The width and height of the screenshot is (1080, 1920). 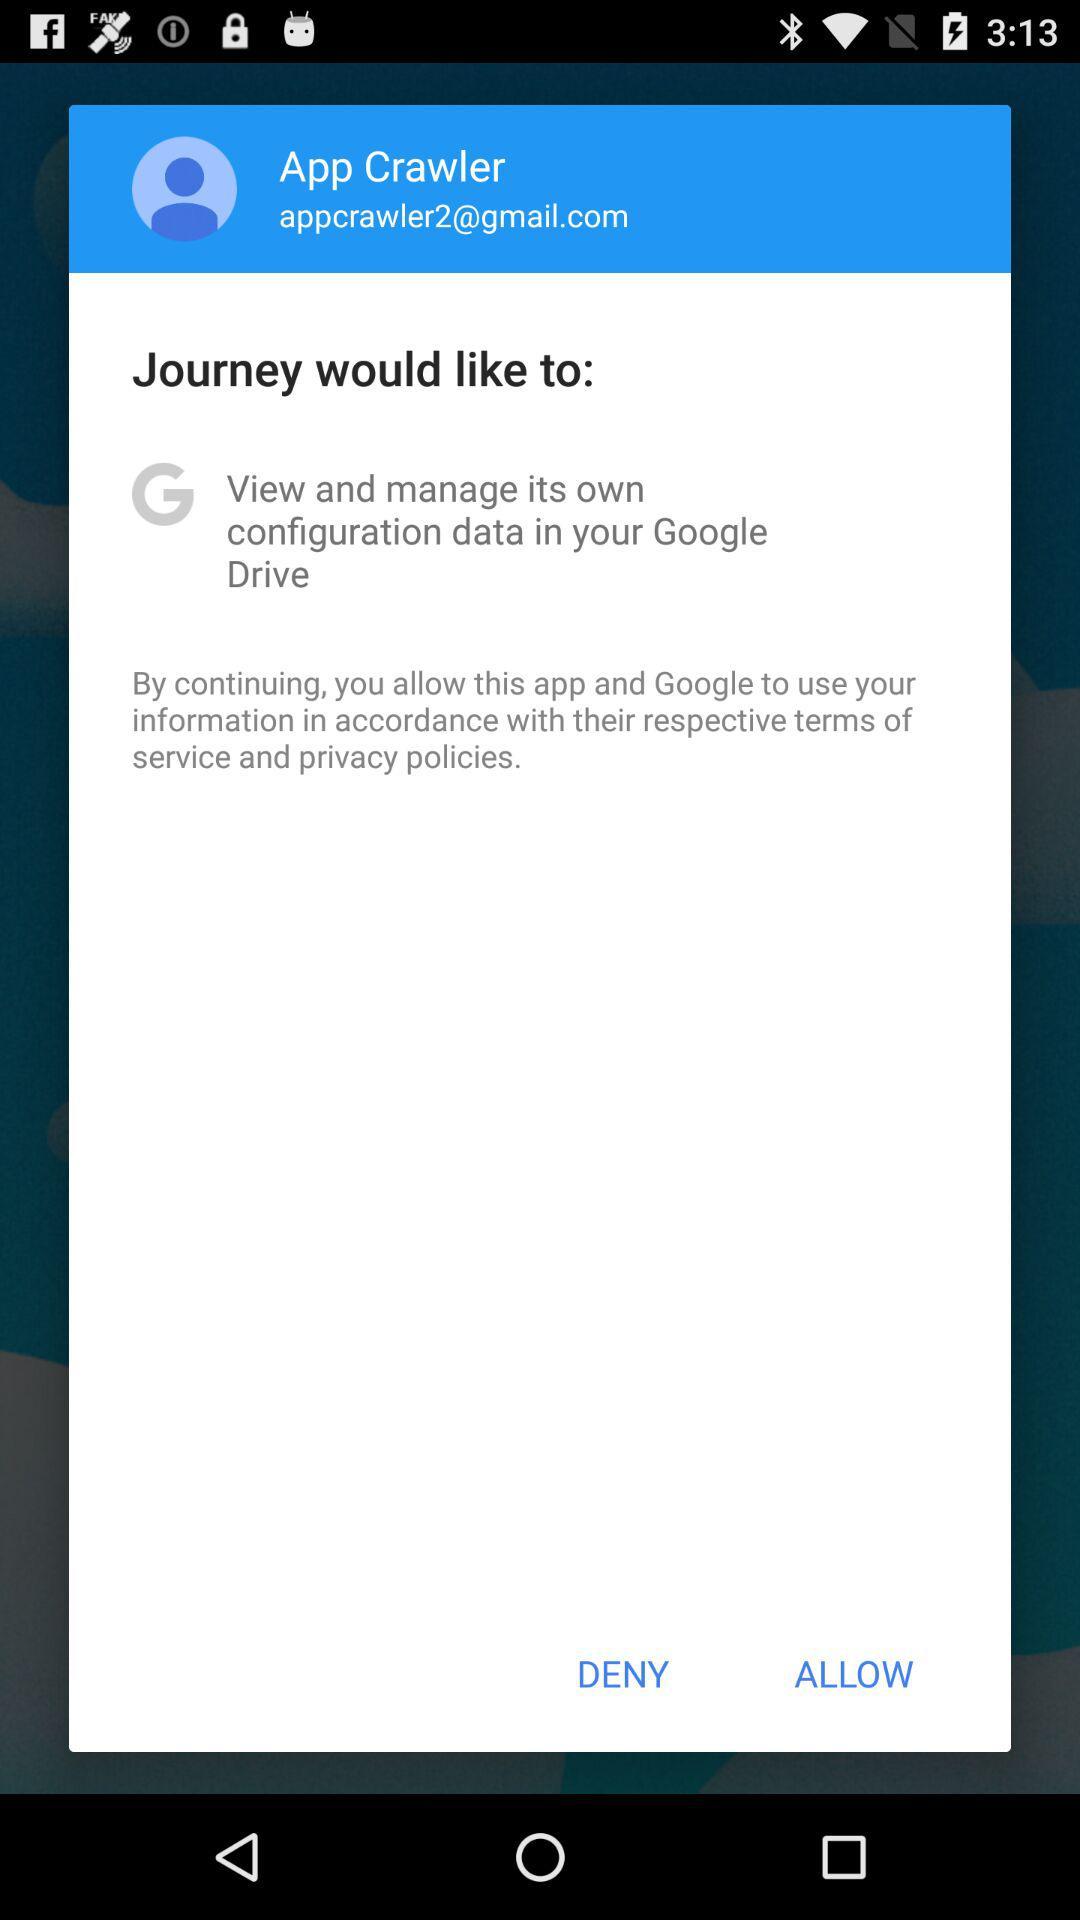 I want to click on the app above the appcrawler2@gmail.com icon, so click(x=392, y=164).